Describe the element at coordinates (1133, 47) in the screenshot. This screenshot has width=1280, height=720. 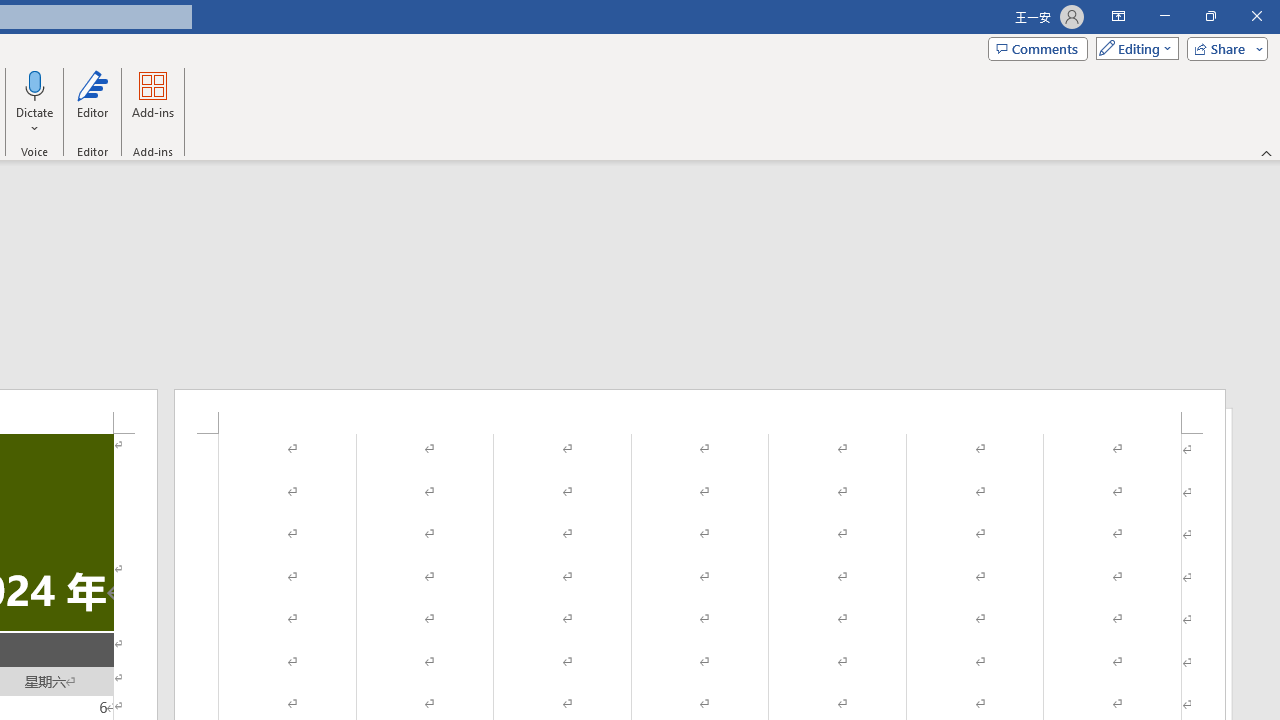
I see `'Mode'` at that location.